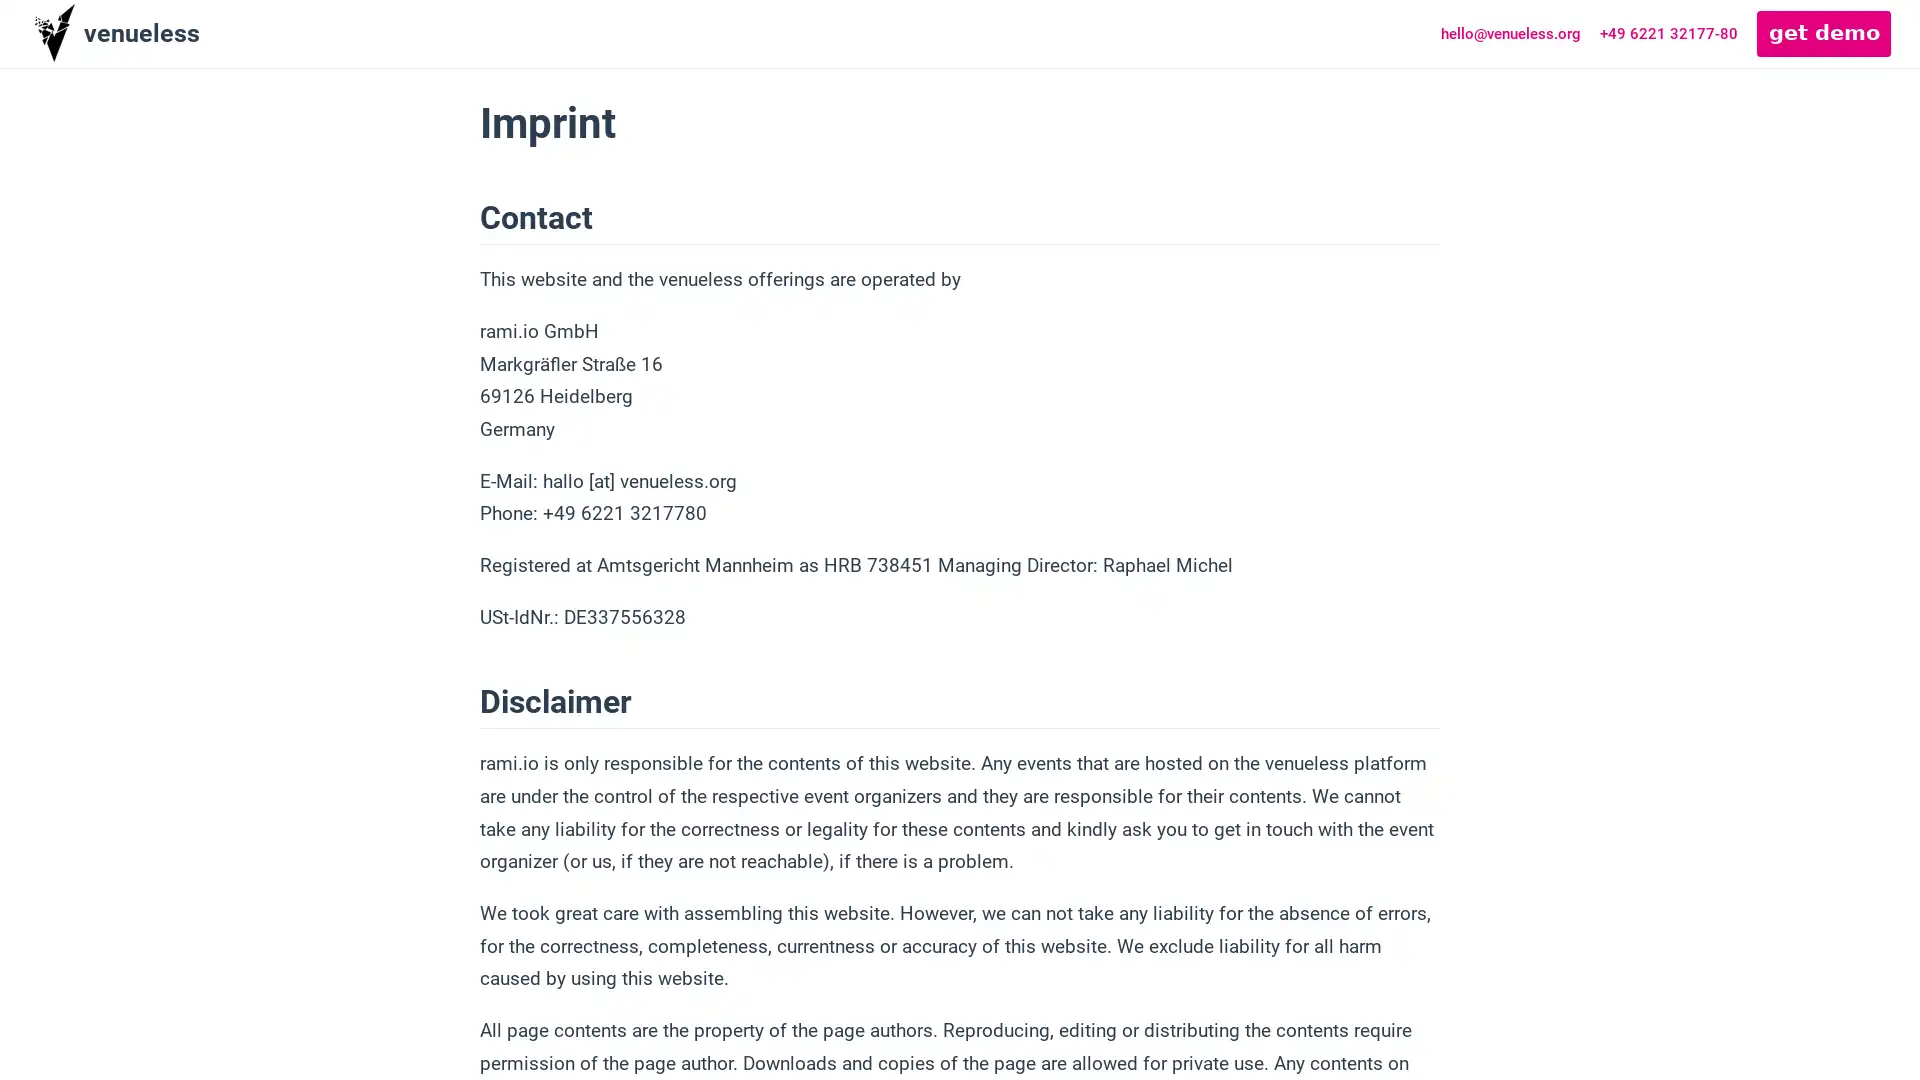 This screenshot has height=1080, width=1920. I want to click on get demo, so click(1824, 33).